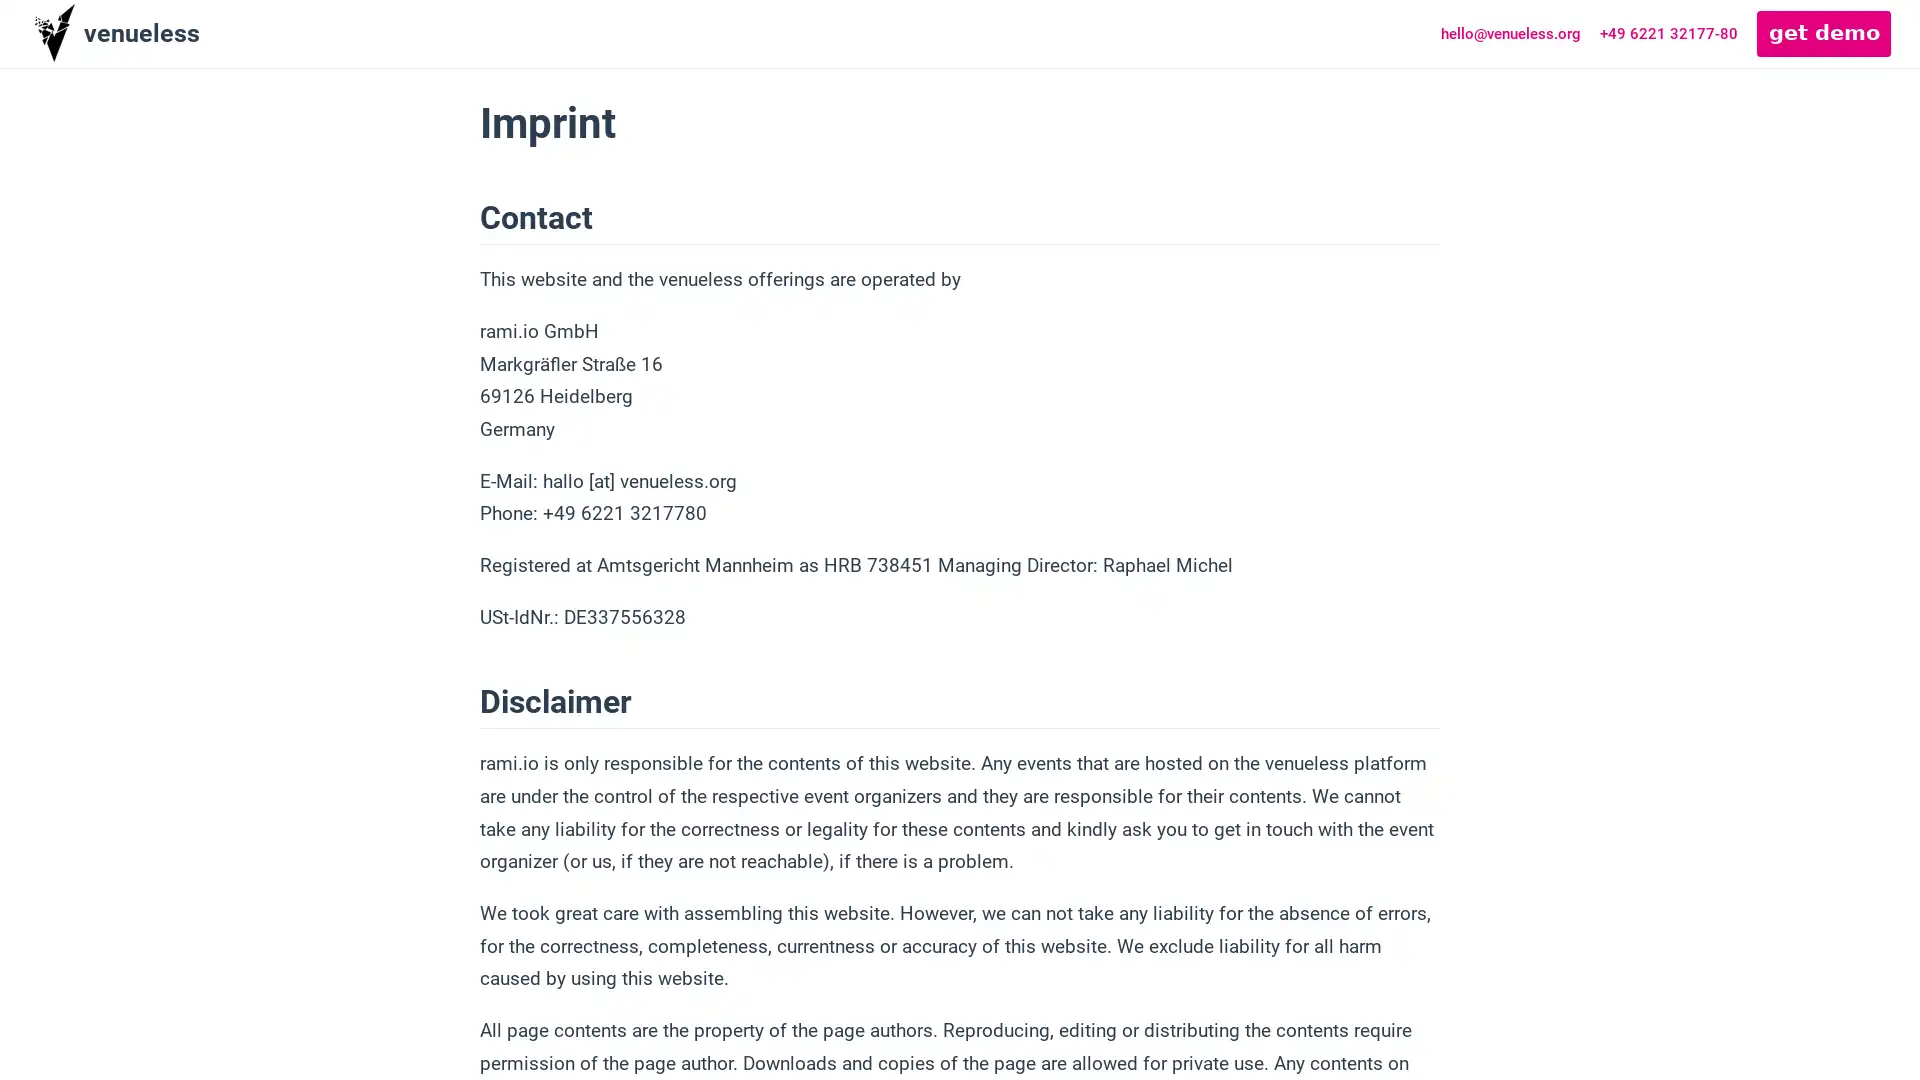 This screenshot has height=1080, width=1920. I want to click on get demo, so click(1824, 33).